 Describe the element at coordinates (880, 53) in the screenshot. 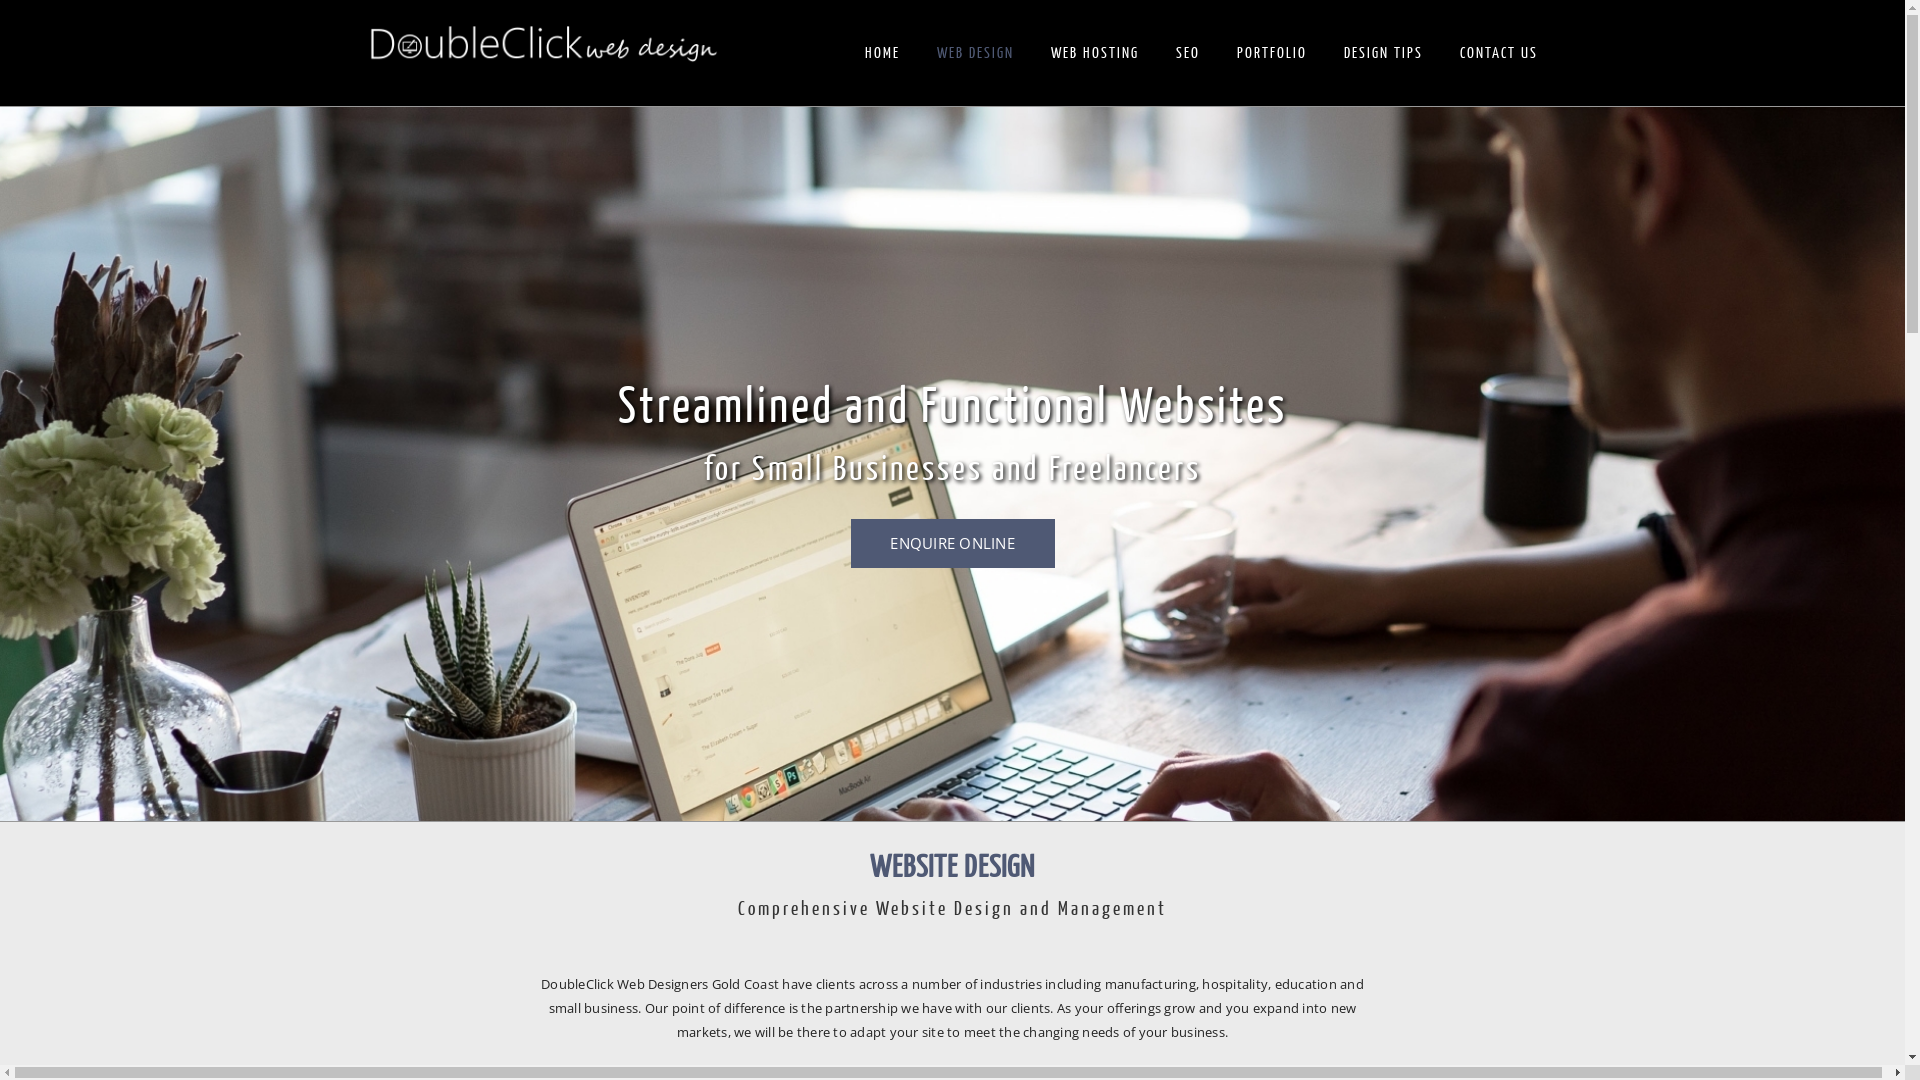

I see `'HOME'` at that location.